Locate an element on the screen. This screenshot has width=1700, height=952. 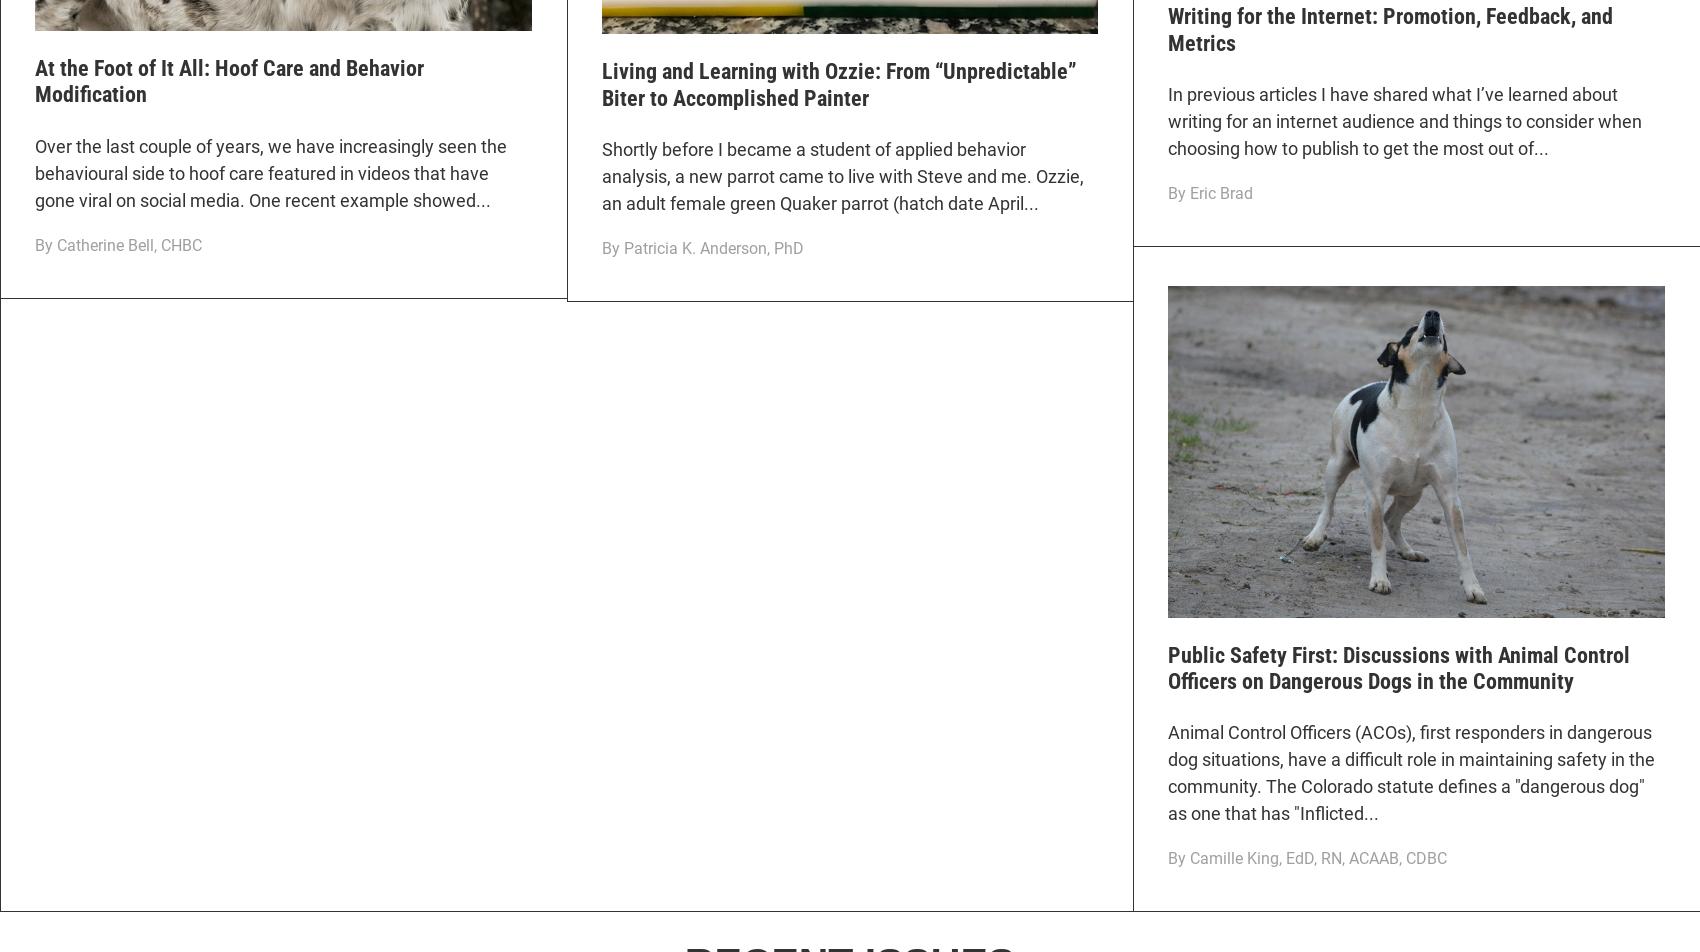
'By  Patricia K. Anderson, PhD' is located at coordinates (599, 248).